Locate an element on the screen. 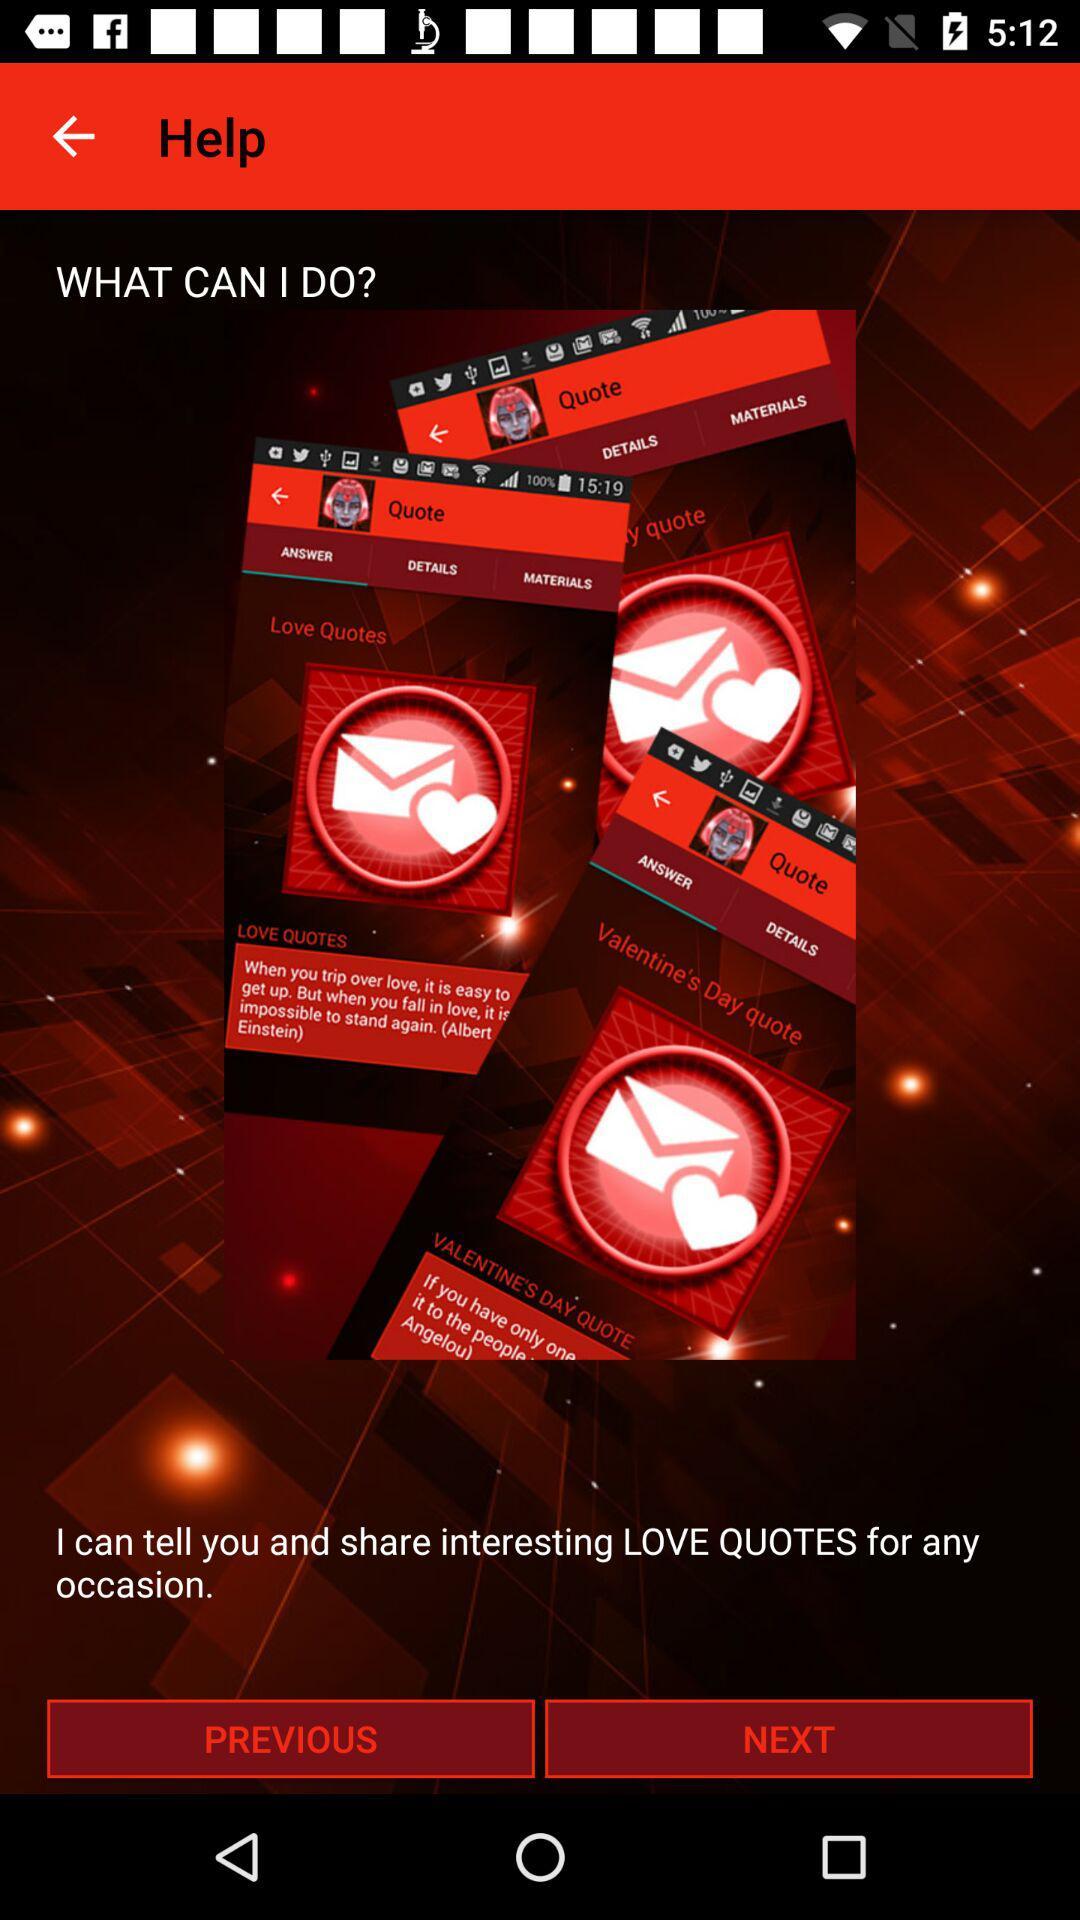 The image size is (1080, 1920). the icon at the bottom left corner is located at coordinates (290, 1737).